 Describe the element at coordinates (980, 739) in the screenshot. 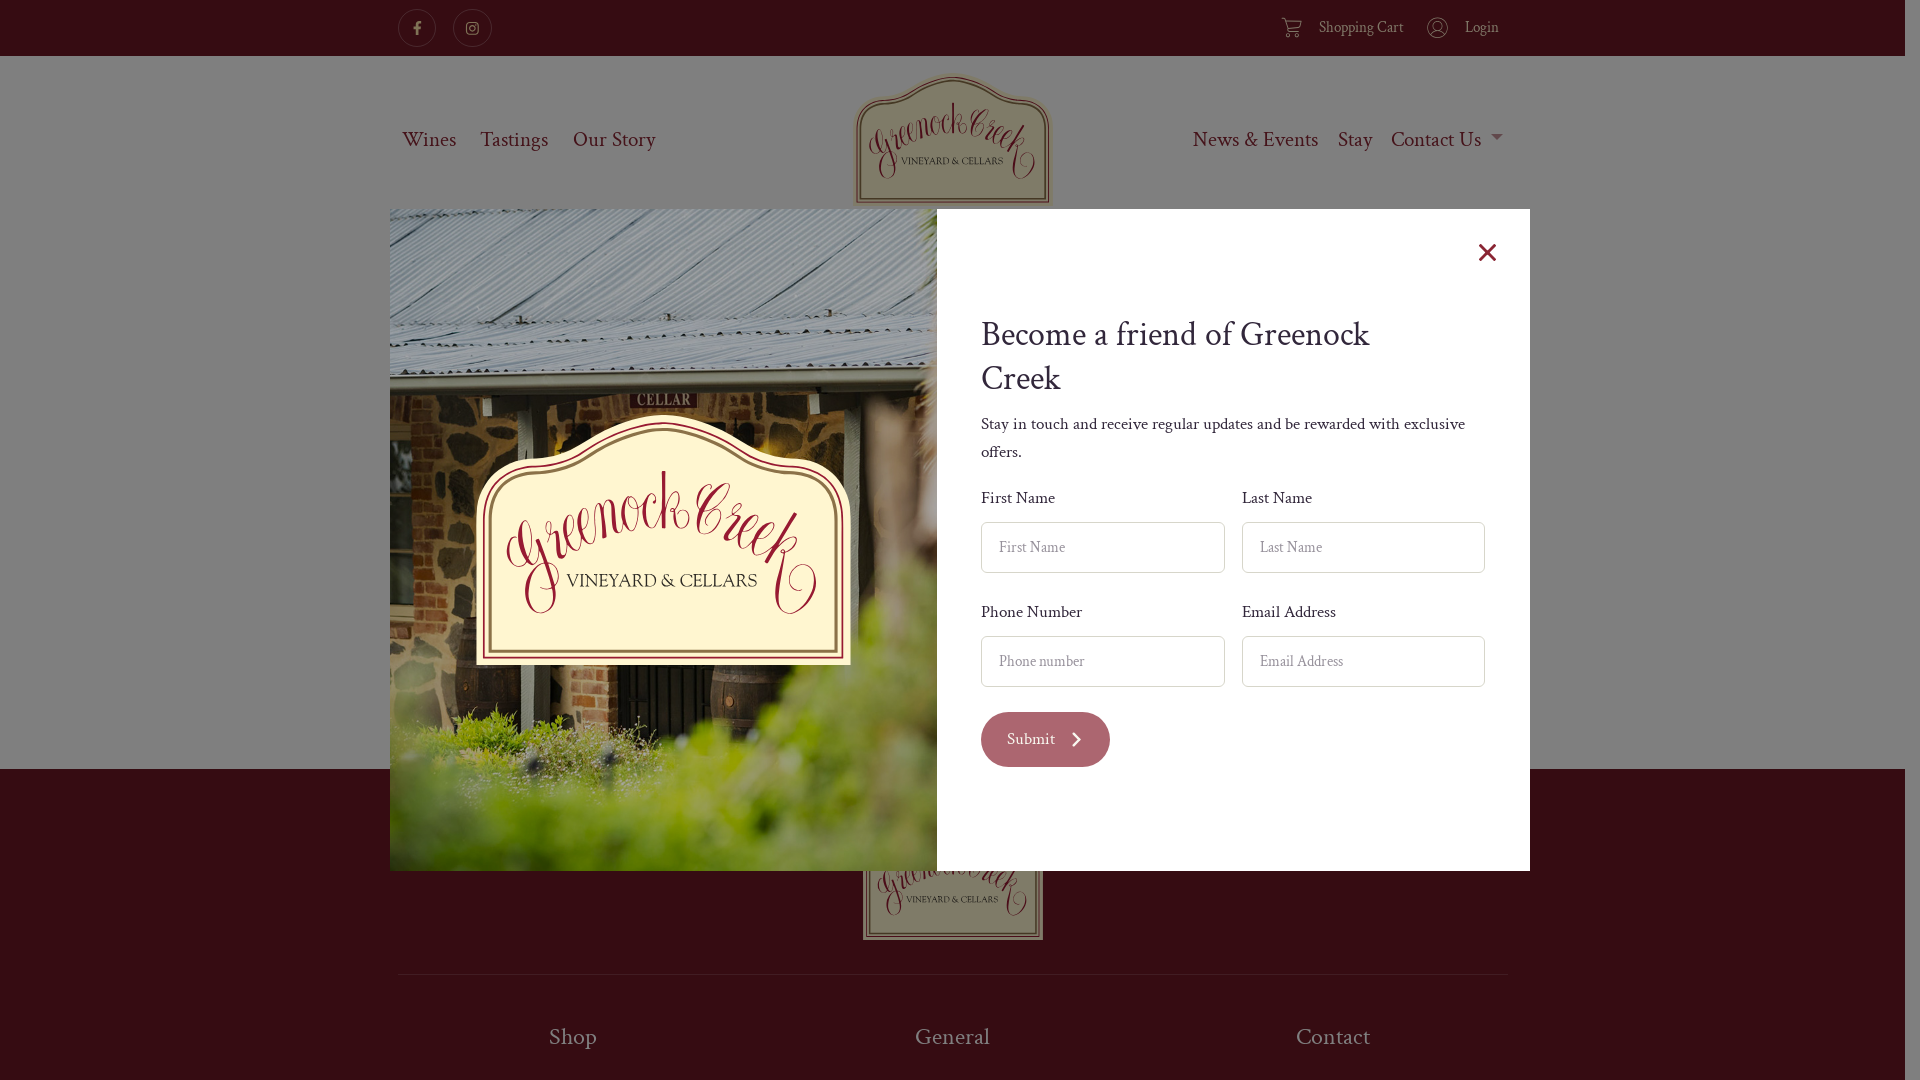

I see `'Submit'` at that location.